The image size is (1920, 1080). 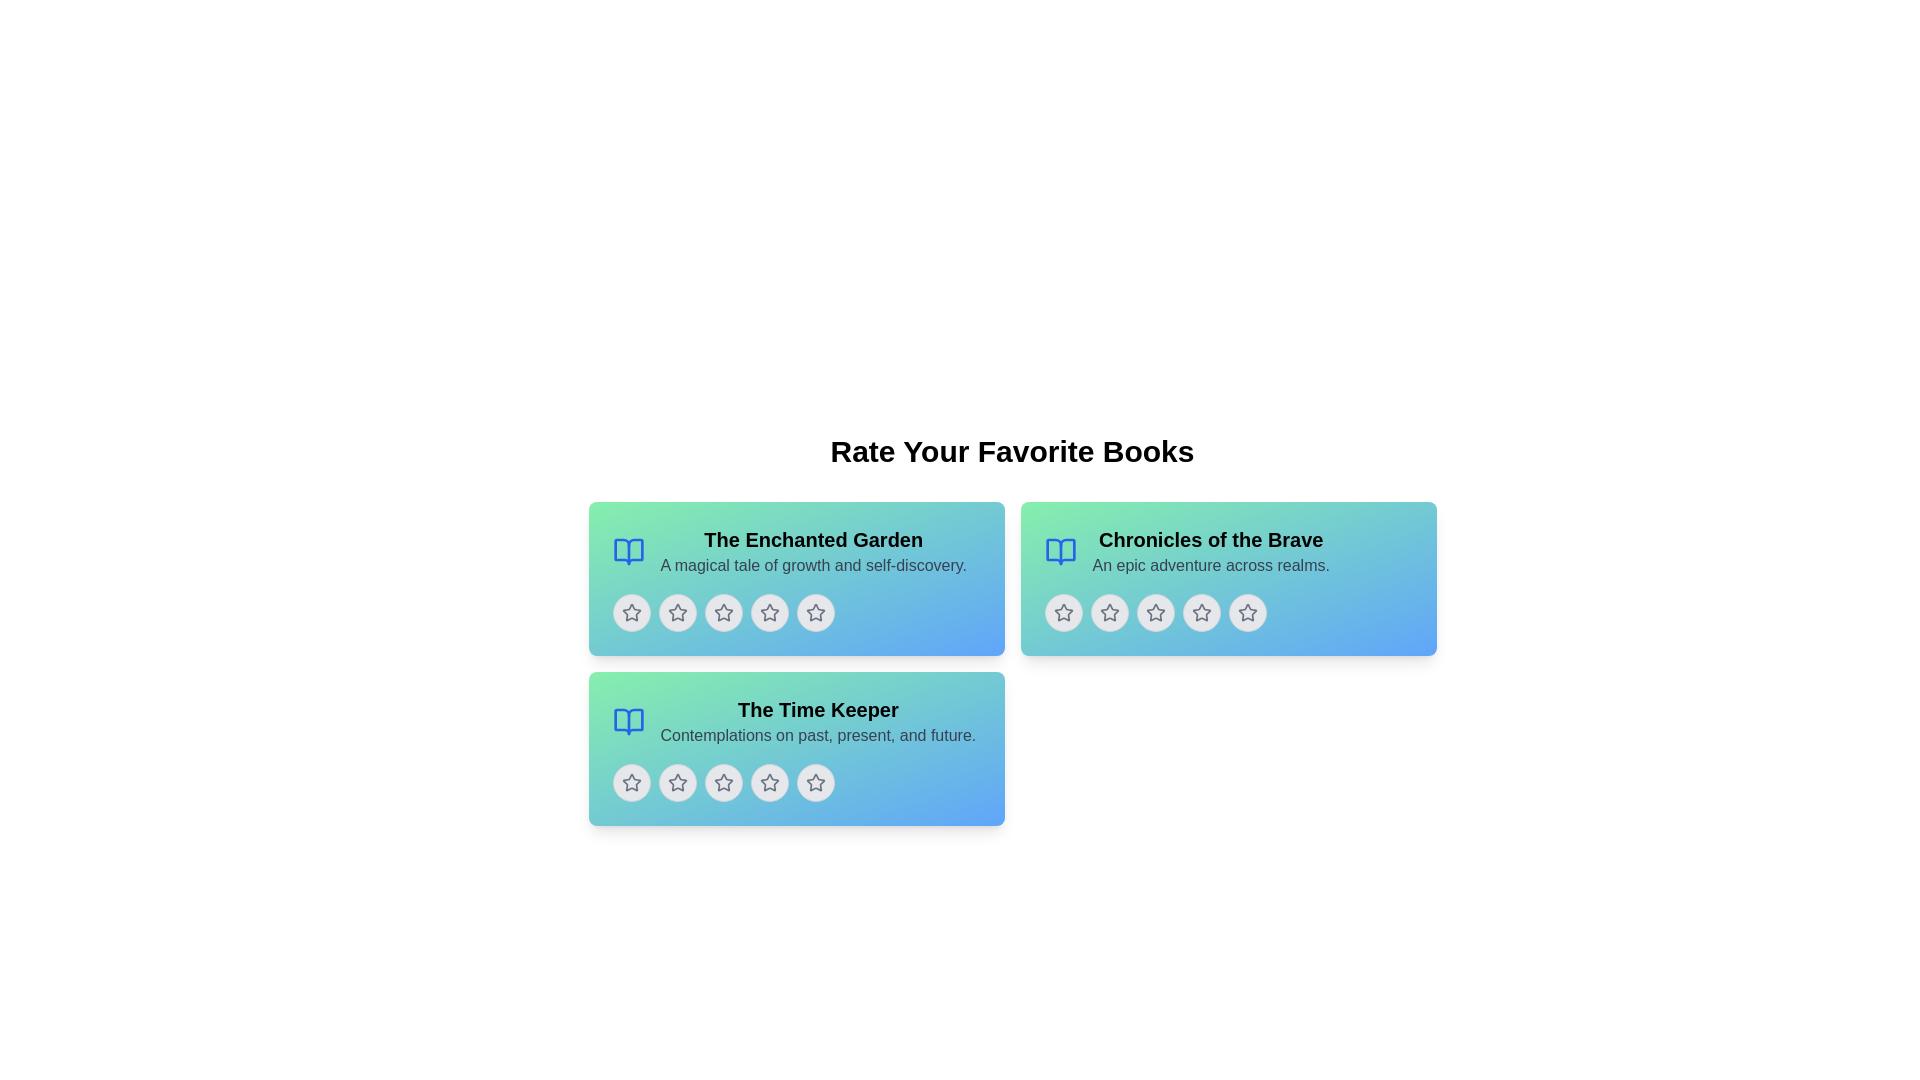 I want to click on the third star in the rating section to provide a rating of three stars for 'The Enchanted Garden', so click(x=768, y=612).